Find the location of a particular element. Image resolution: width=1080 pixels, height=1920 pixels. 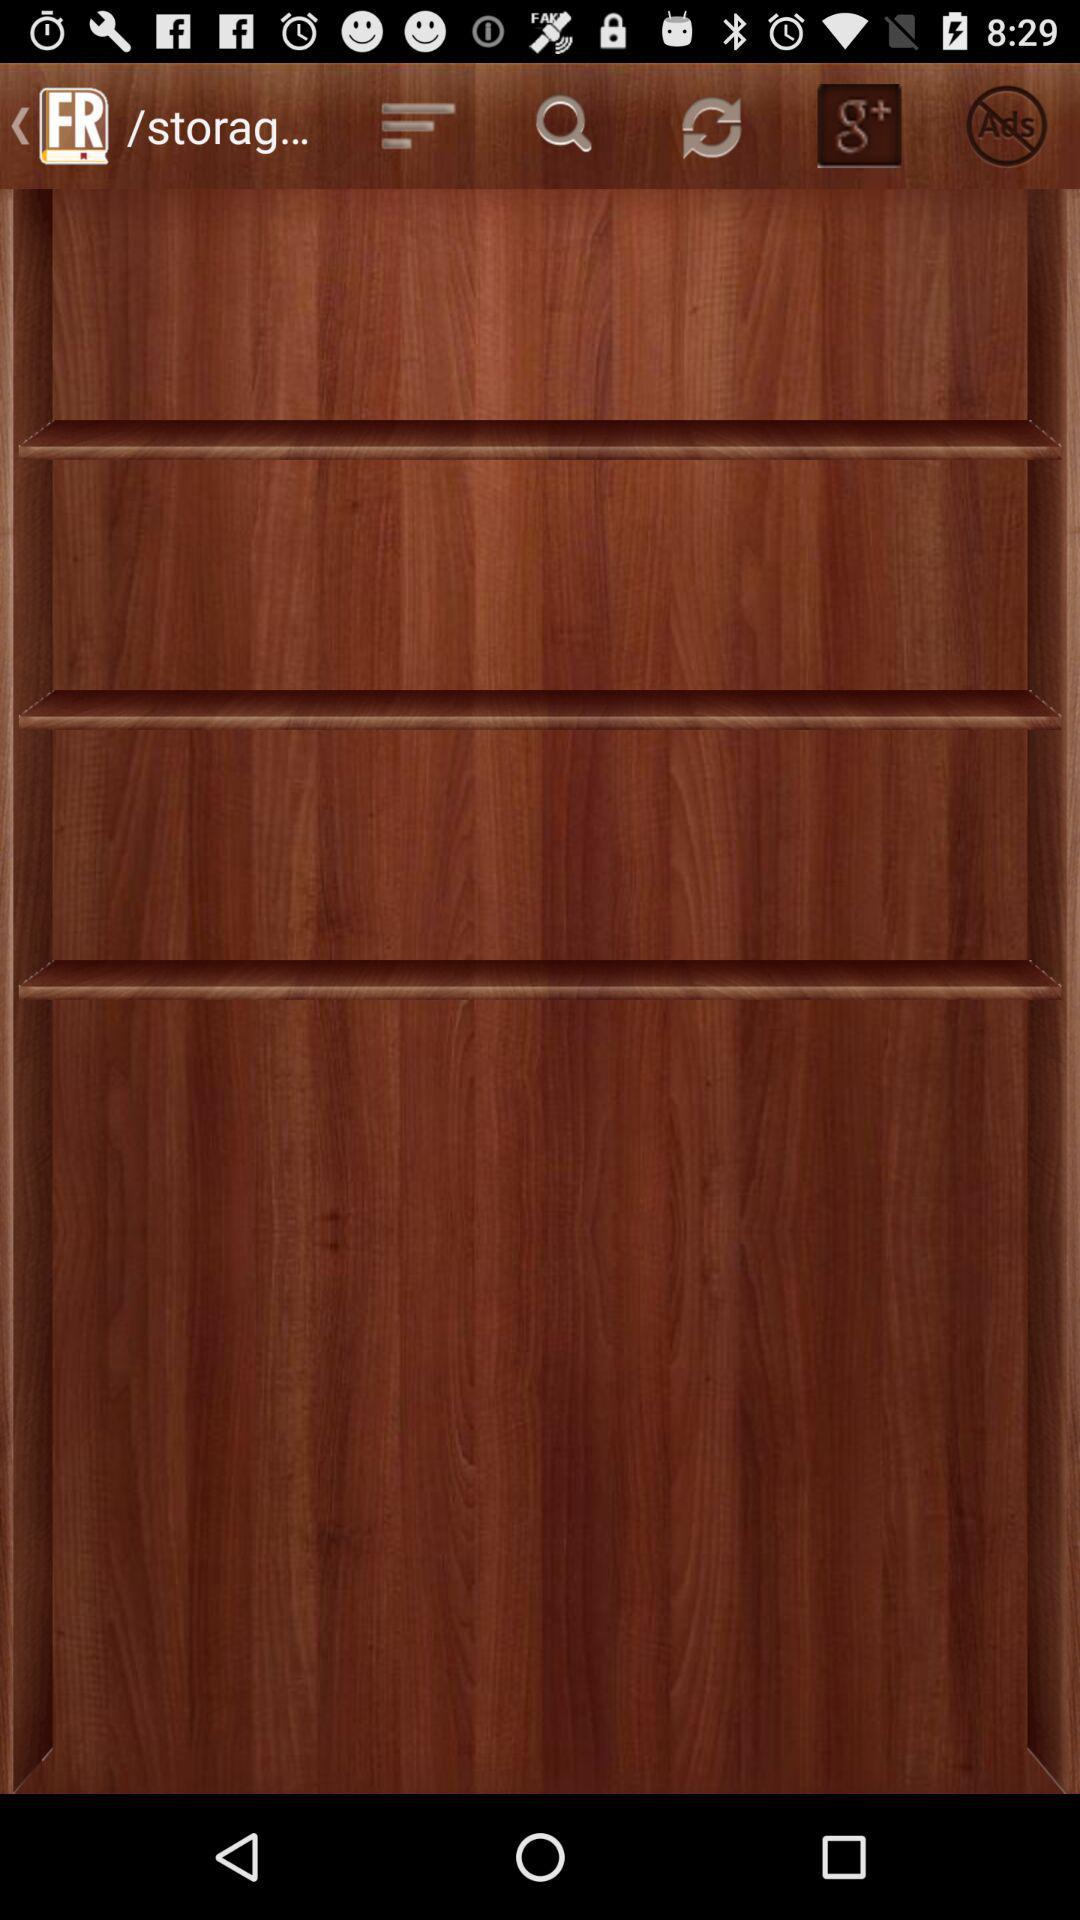

icon next to the storage emulated 0 icon is located at coordinates (417, 124).